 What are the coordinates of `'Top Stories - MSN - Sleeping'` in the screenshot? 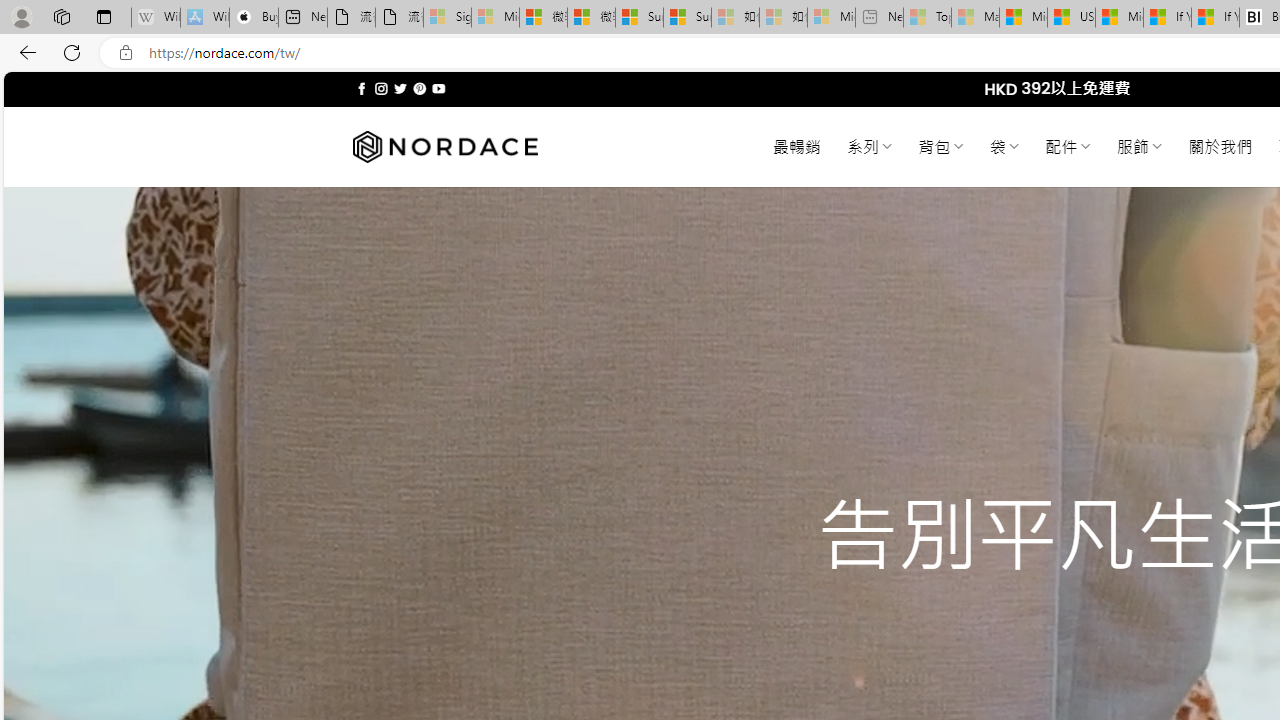 It's located at (926, 17).